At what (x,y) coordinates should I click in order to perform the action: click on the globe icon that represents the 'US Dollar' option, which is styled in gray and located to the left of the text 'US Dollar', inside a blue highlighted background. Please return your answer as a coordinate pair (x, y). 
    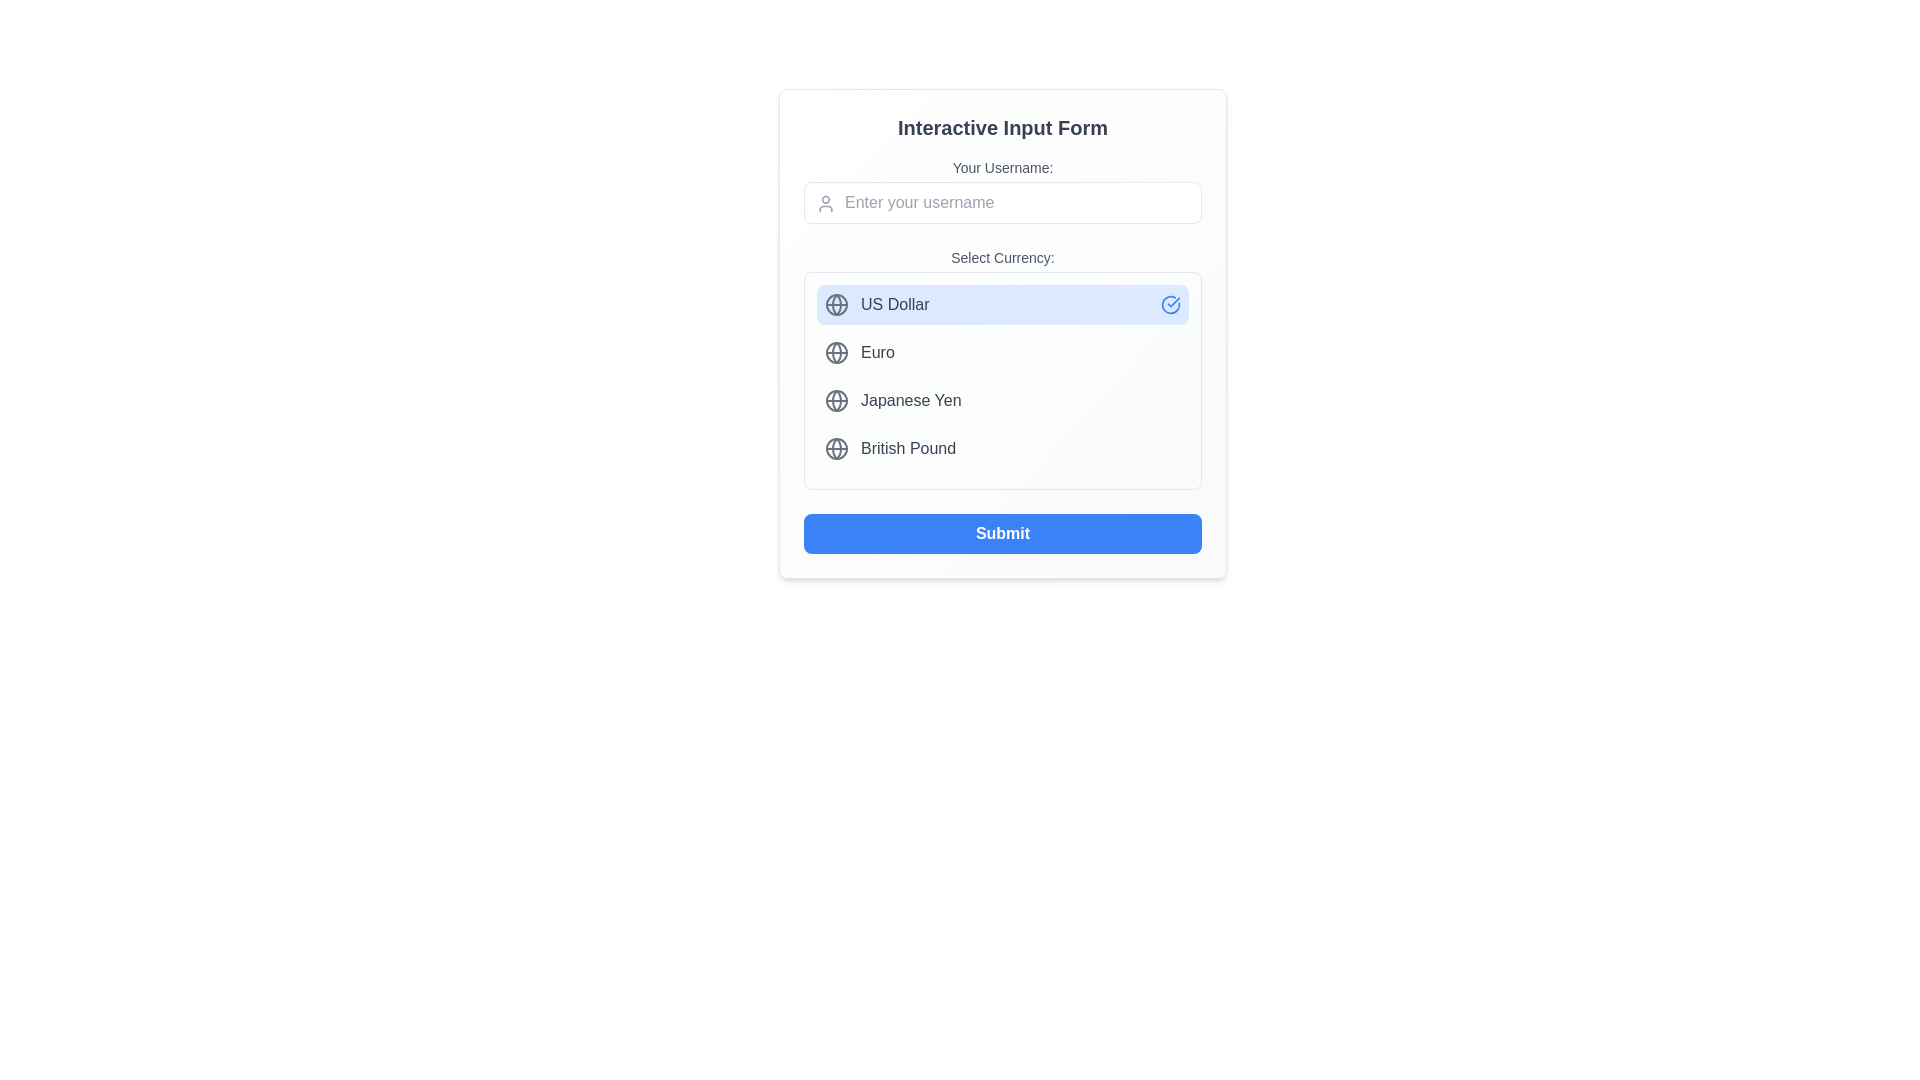
    Looking at the image, I should click on (836, 304).